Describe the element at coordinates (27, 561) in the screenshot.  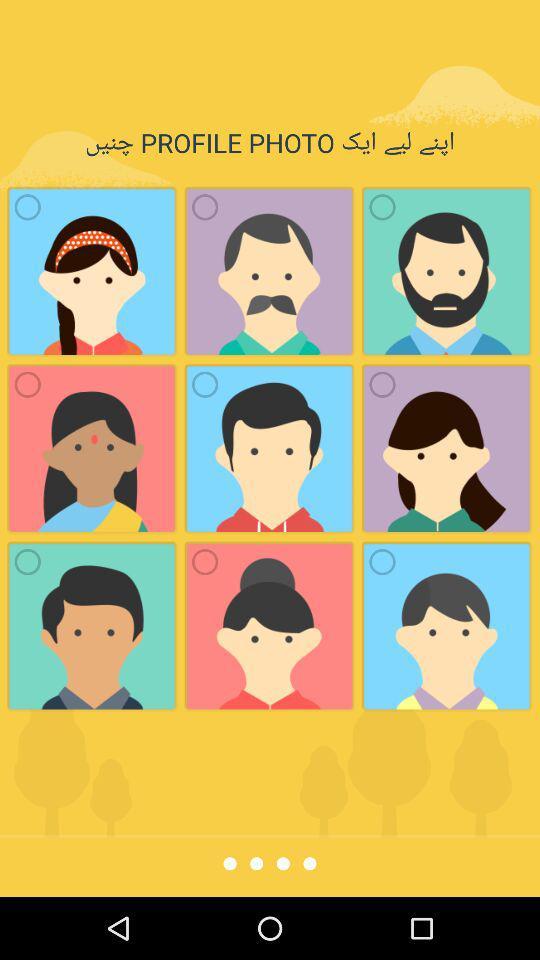
I see `radio button which is at the bottom left corner` at that location.